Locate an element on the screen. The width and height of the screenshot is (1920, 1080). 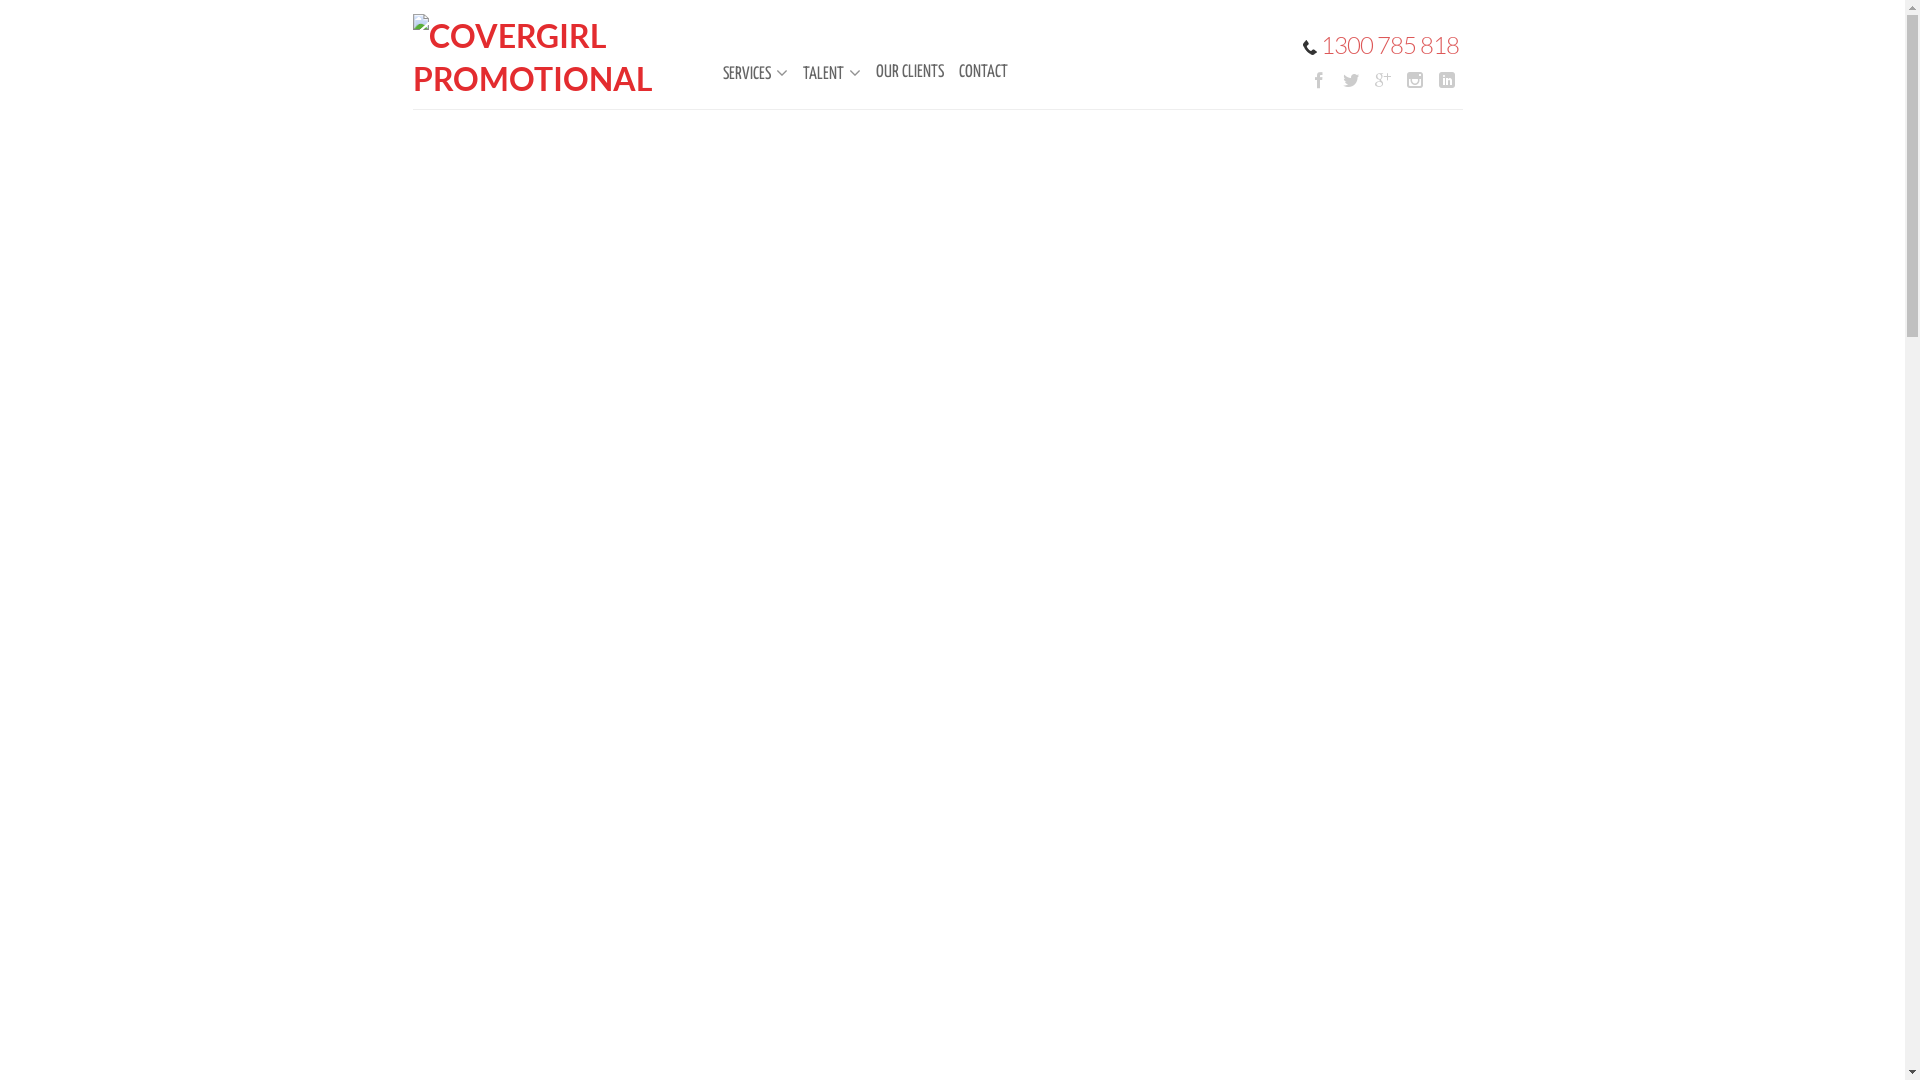
'TALENT' is located at coordinates (820, 73).